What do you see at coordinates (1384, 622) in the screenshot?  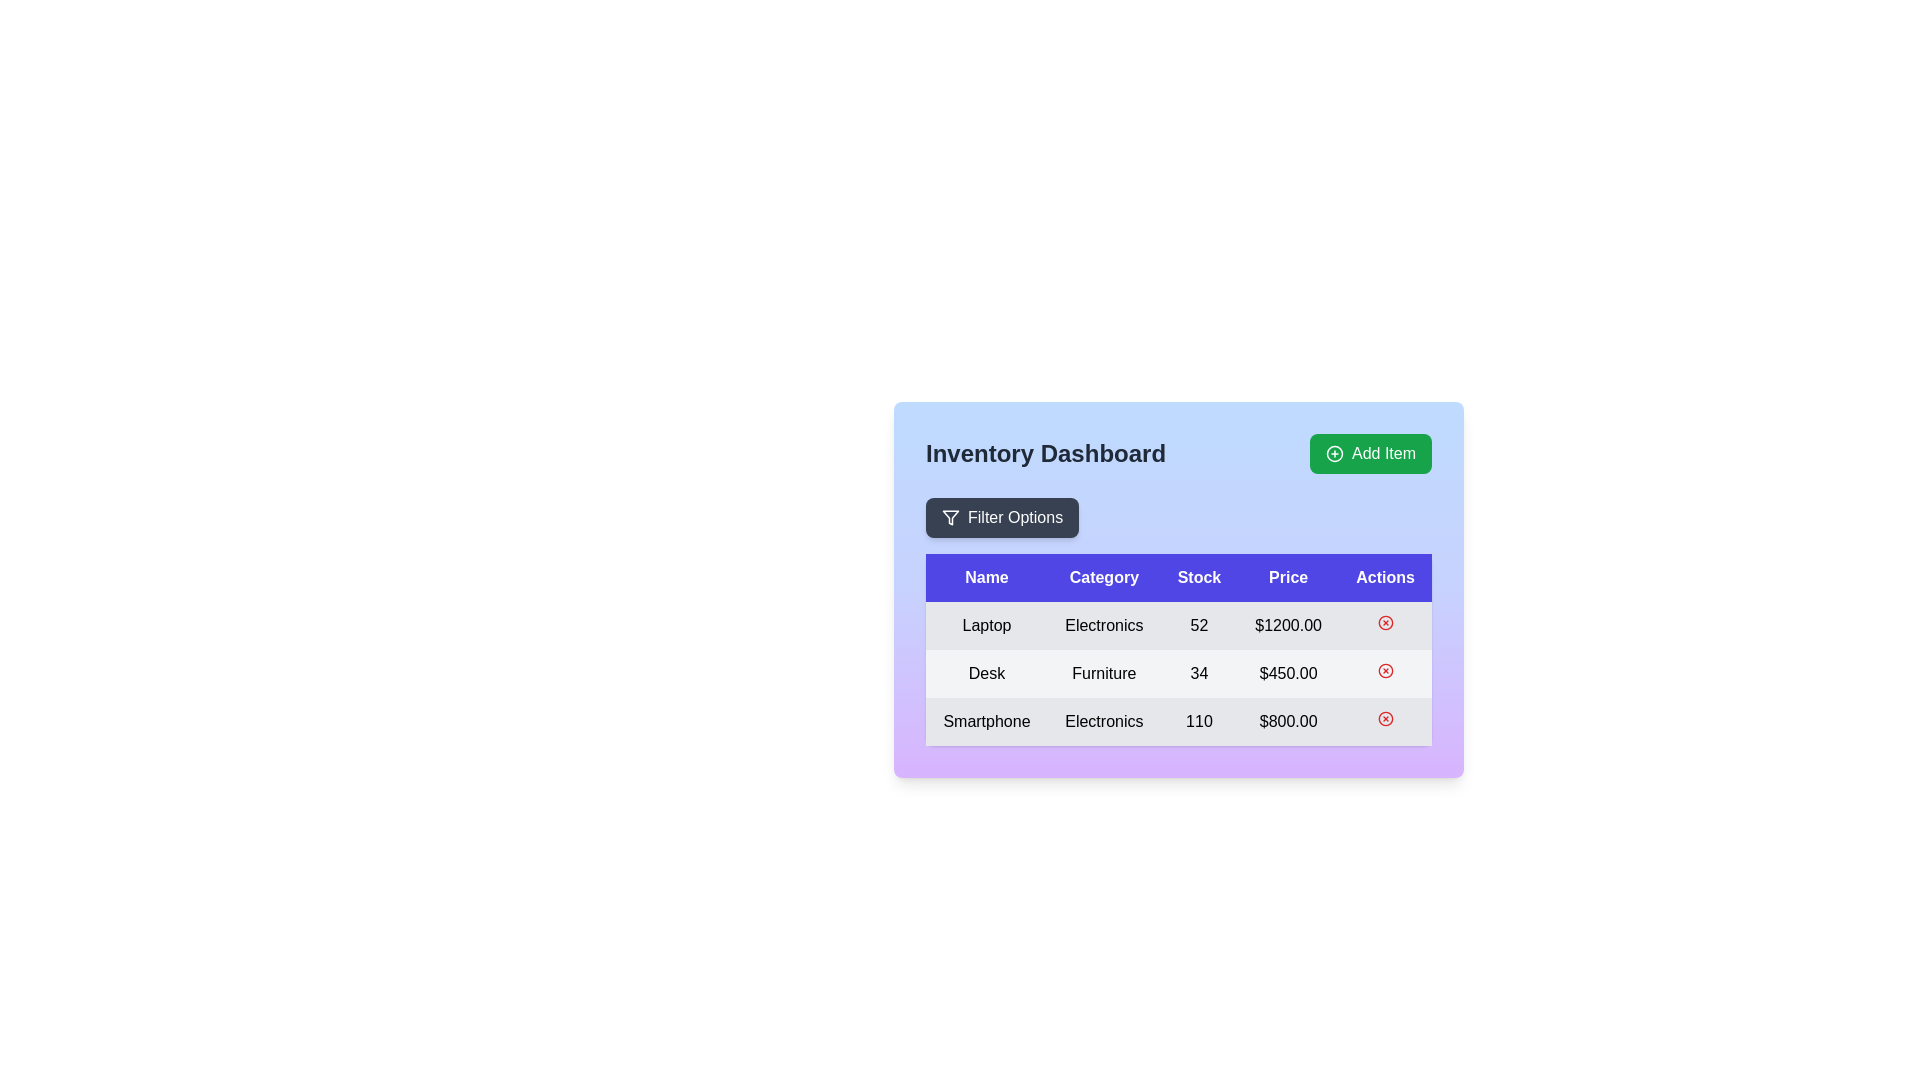 I see `the icon in the 'Actions' column of the first row, which is adjacent to the price '$1200.00'` at bounding box center [1384, 622].